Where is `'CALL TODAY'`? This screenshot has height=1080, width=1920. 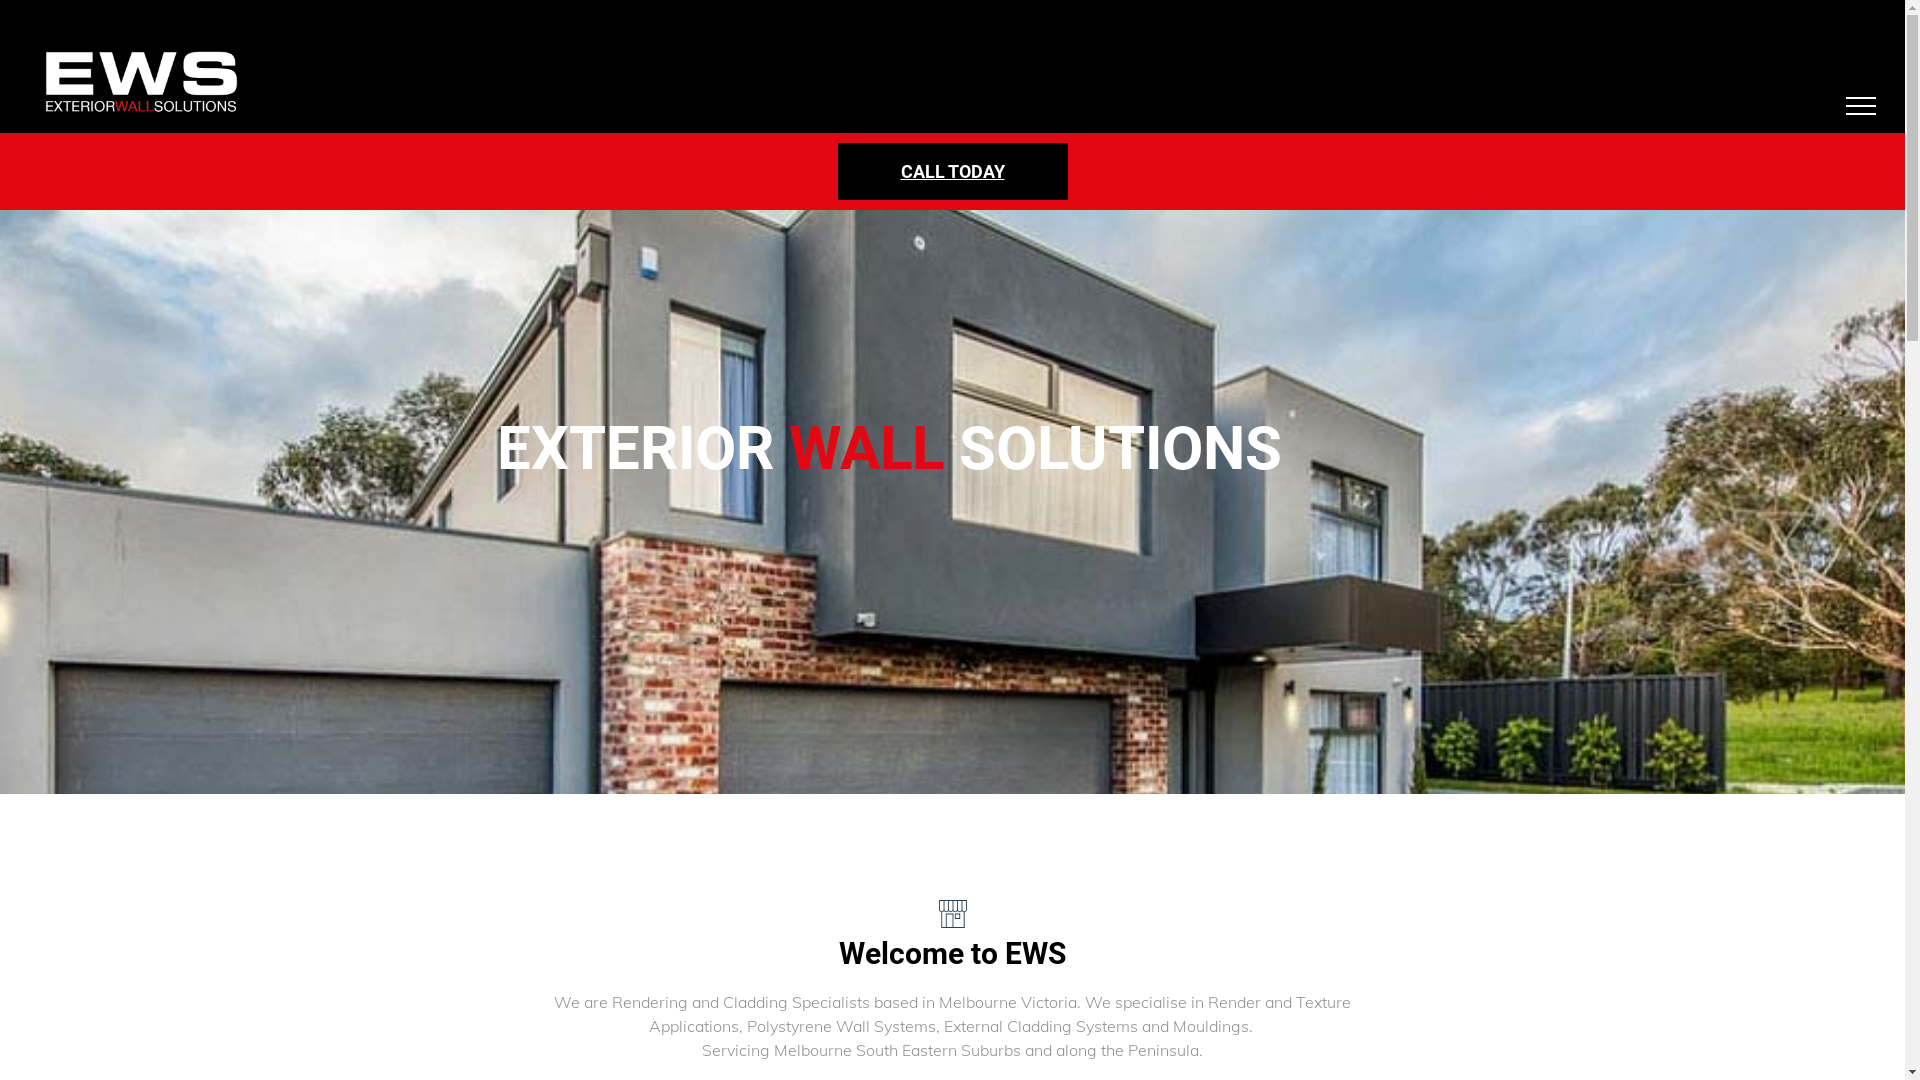 'CALL TODAY' is located at coordinates (952, 170).